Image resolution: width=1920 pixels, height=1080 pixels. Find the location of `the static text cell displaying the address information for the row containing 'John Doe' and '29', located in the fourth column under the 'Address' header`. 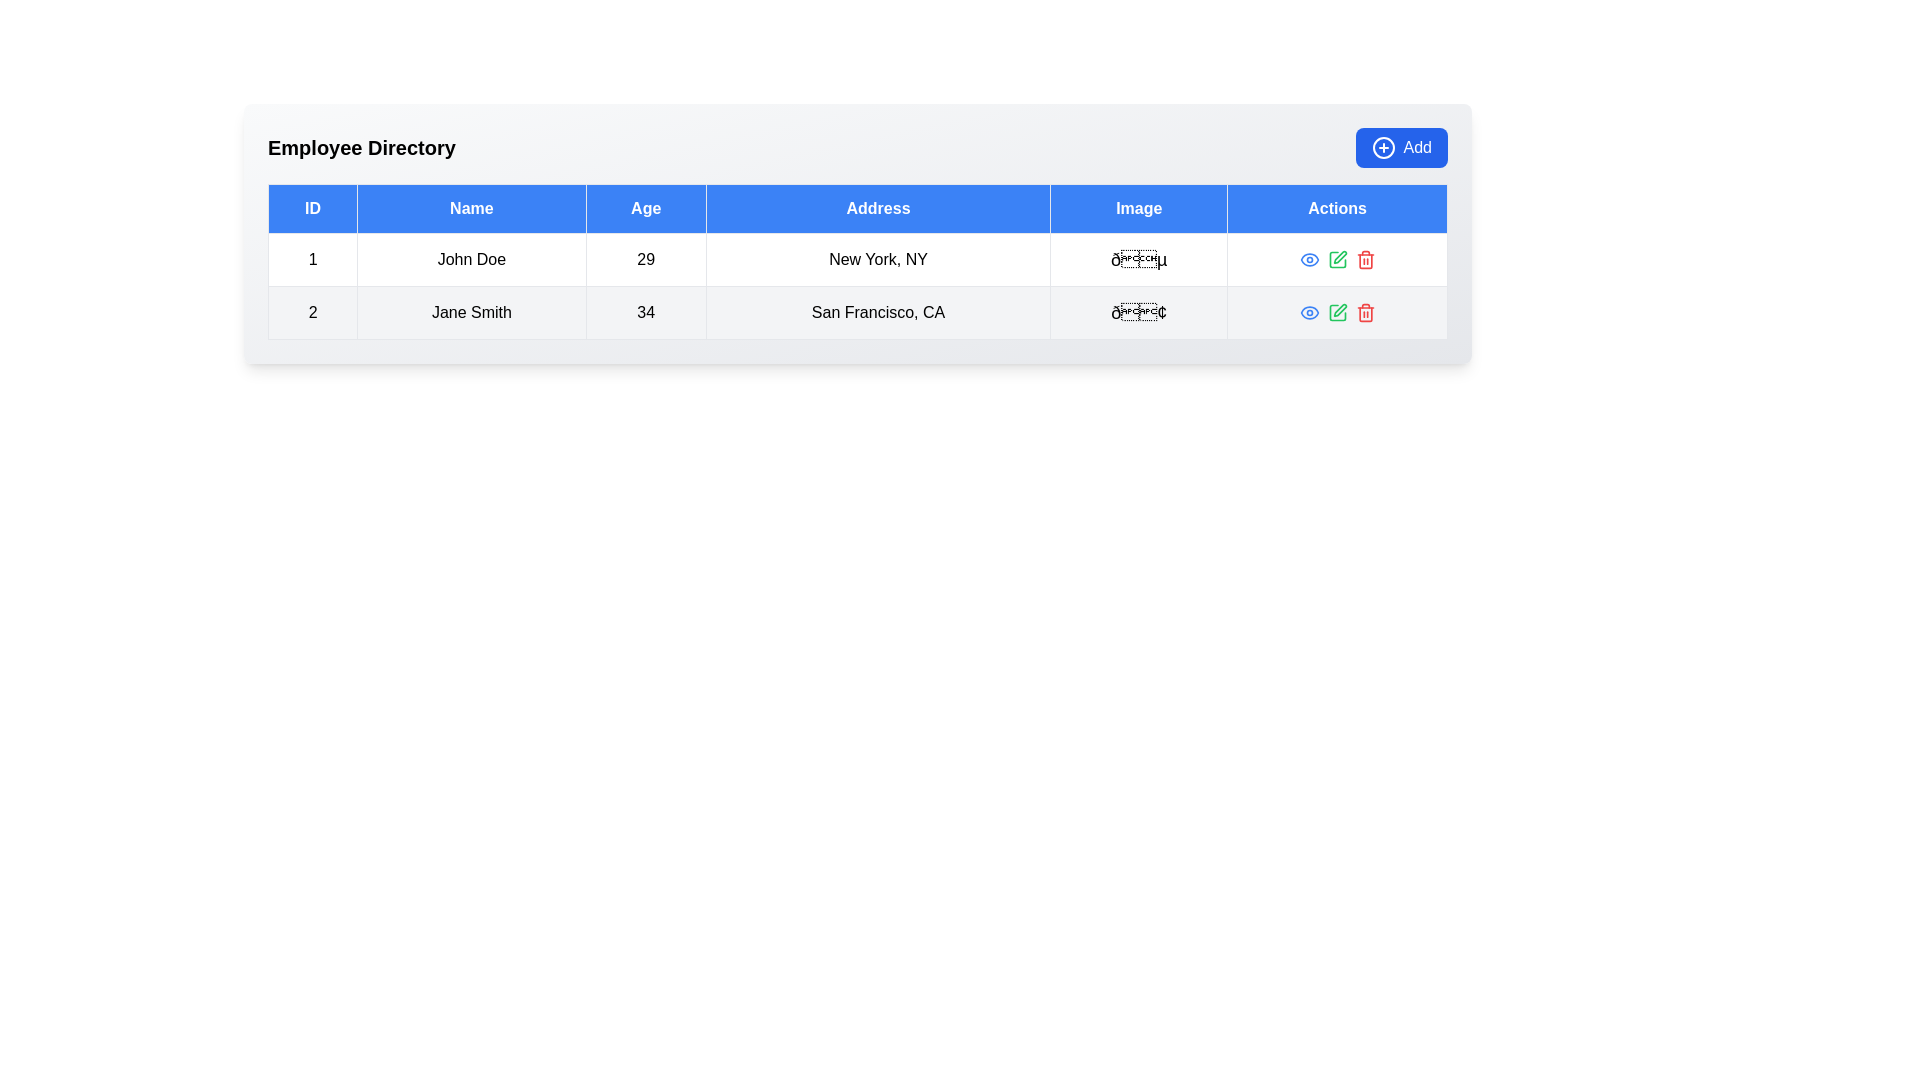

the static text cell displaying the address information for the row containing 'John Doe' and '29', located in the fourth column under the 'Address' header is located at coordinates (878, 258).